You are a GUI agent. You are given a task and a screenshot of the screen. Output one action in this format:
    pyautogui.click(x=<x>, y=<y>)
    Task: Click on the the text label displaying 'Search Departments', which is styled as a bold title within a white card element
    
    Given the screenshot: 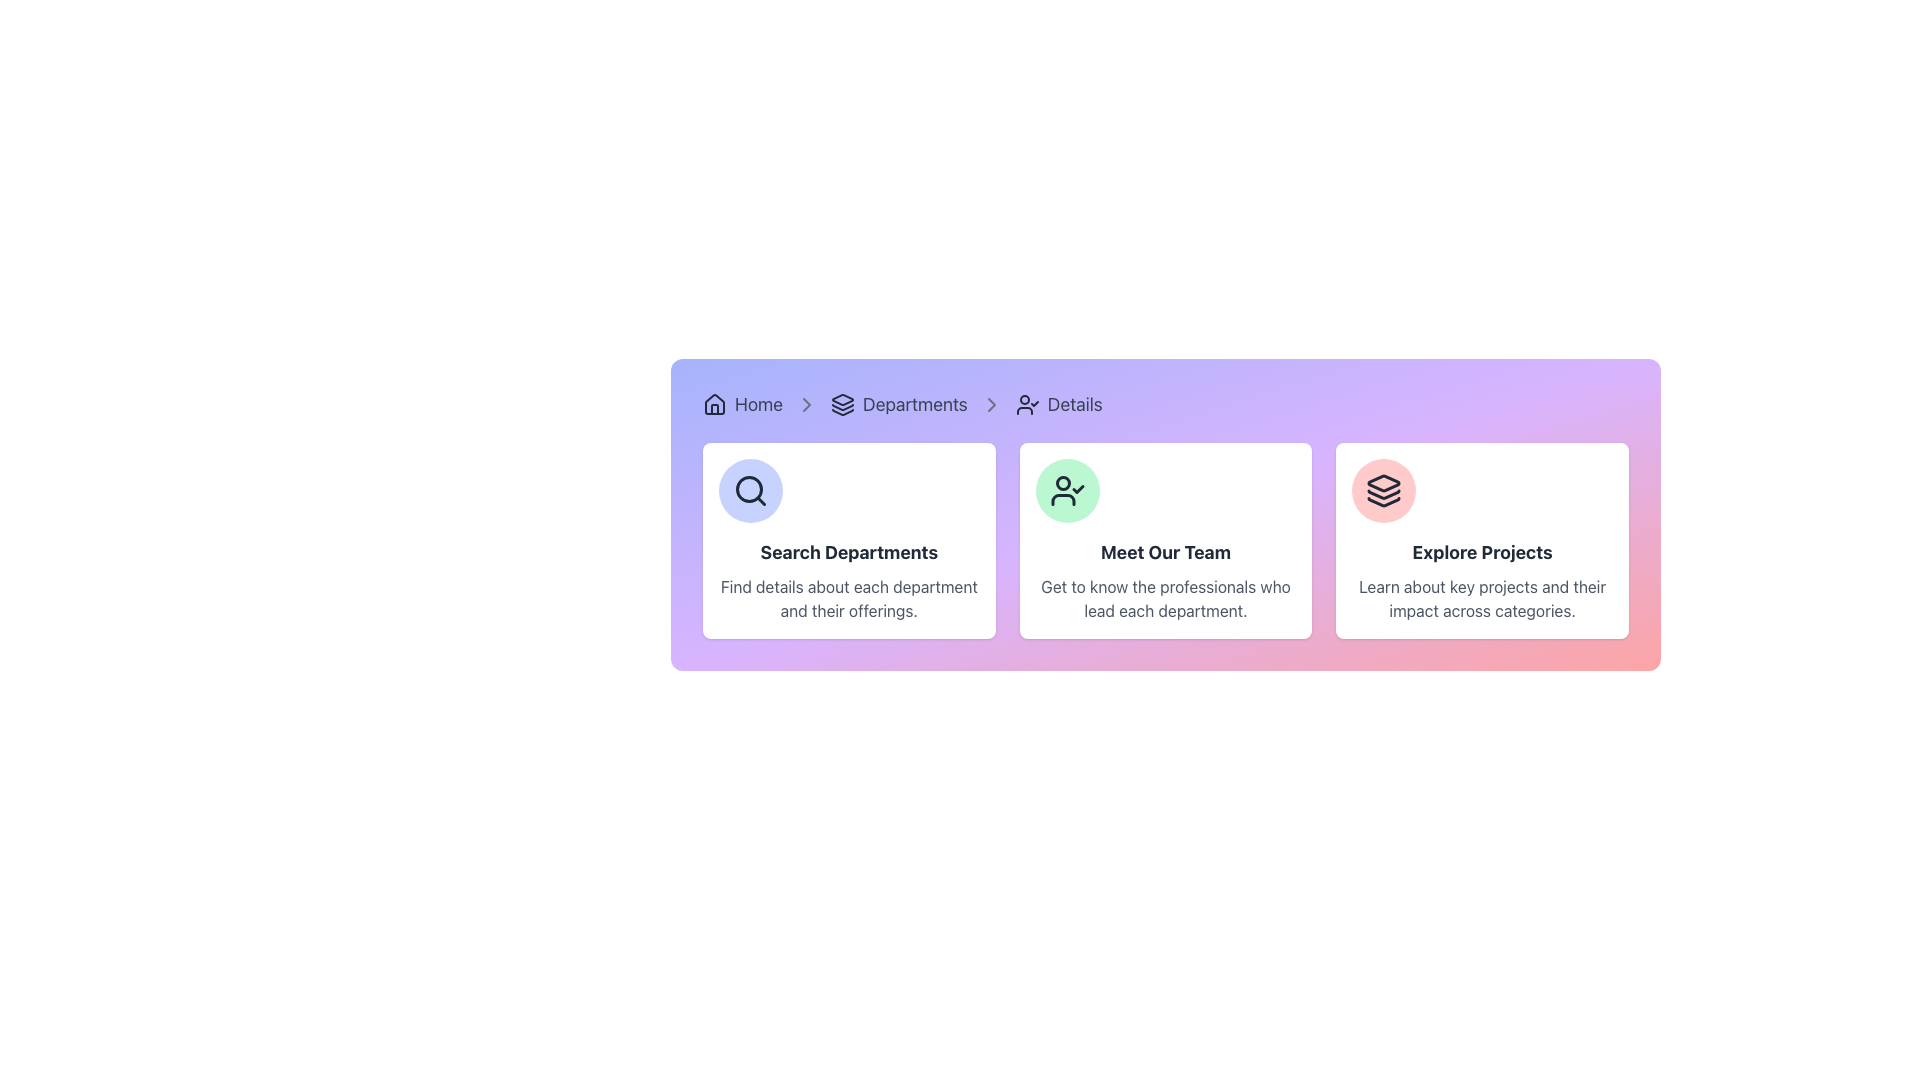 What is the action you would take?
    pyautogui.click(x=849, y=552)
    